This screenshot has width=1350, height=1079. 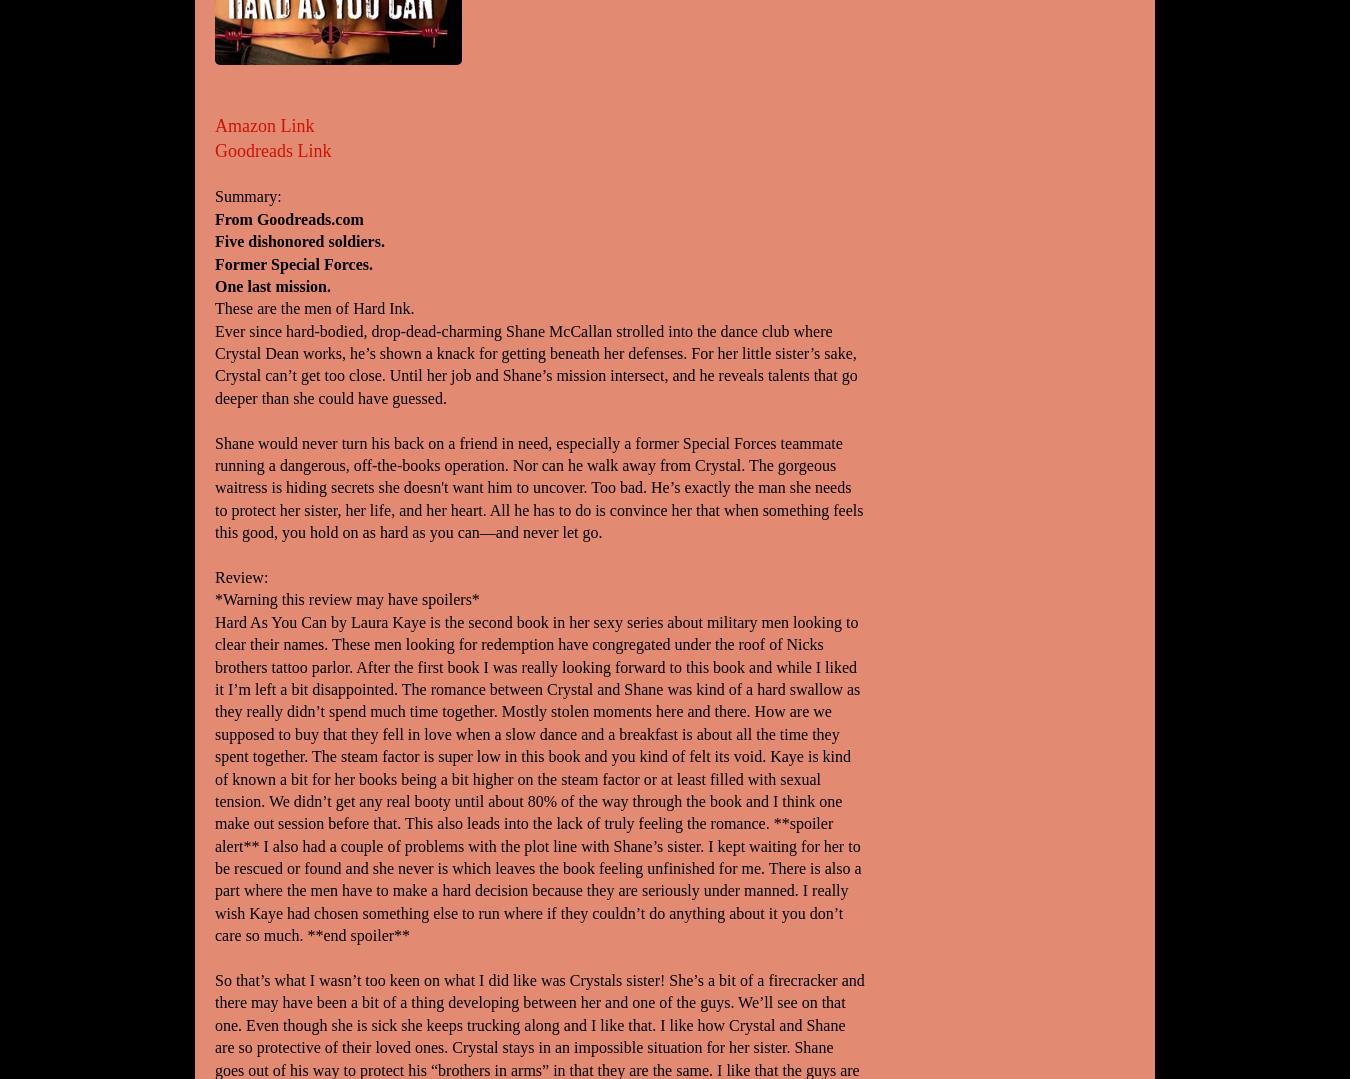 What do you see at coordinates (271, 285) in the screenshot?
I see `'One last mission.'` at bounding box center [271, 285].